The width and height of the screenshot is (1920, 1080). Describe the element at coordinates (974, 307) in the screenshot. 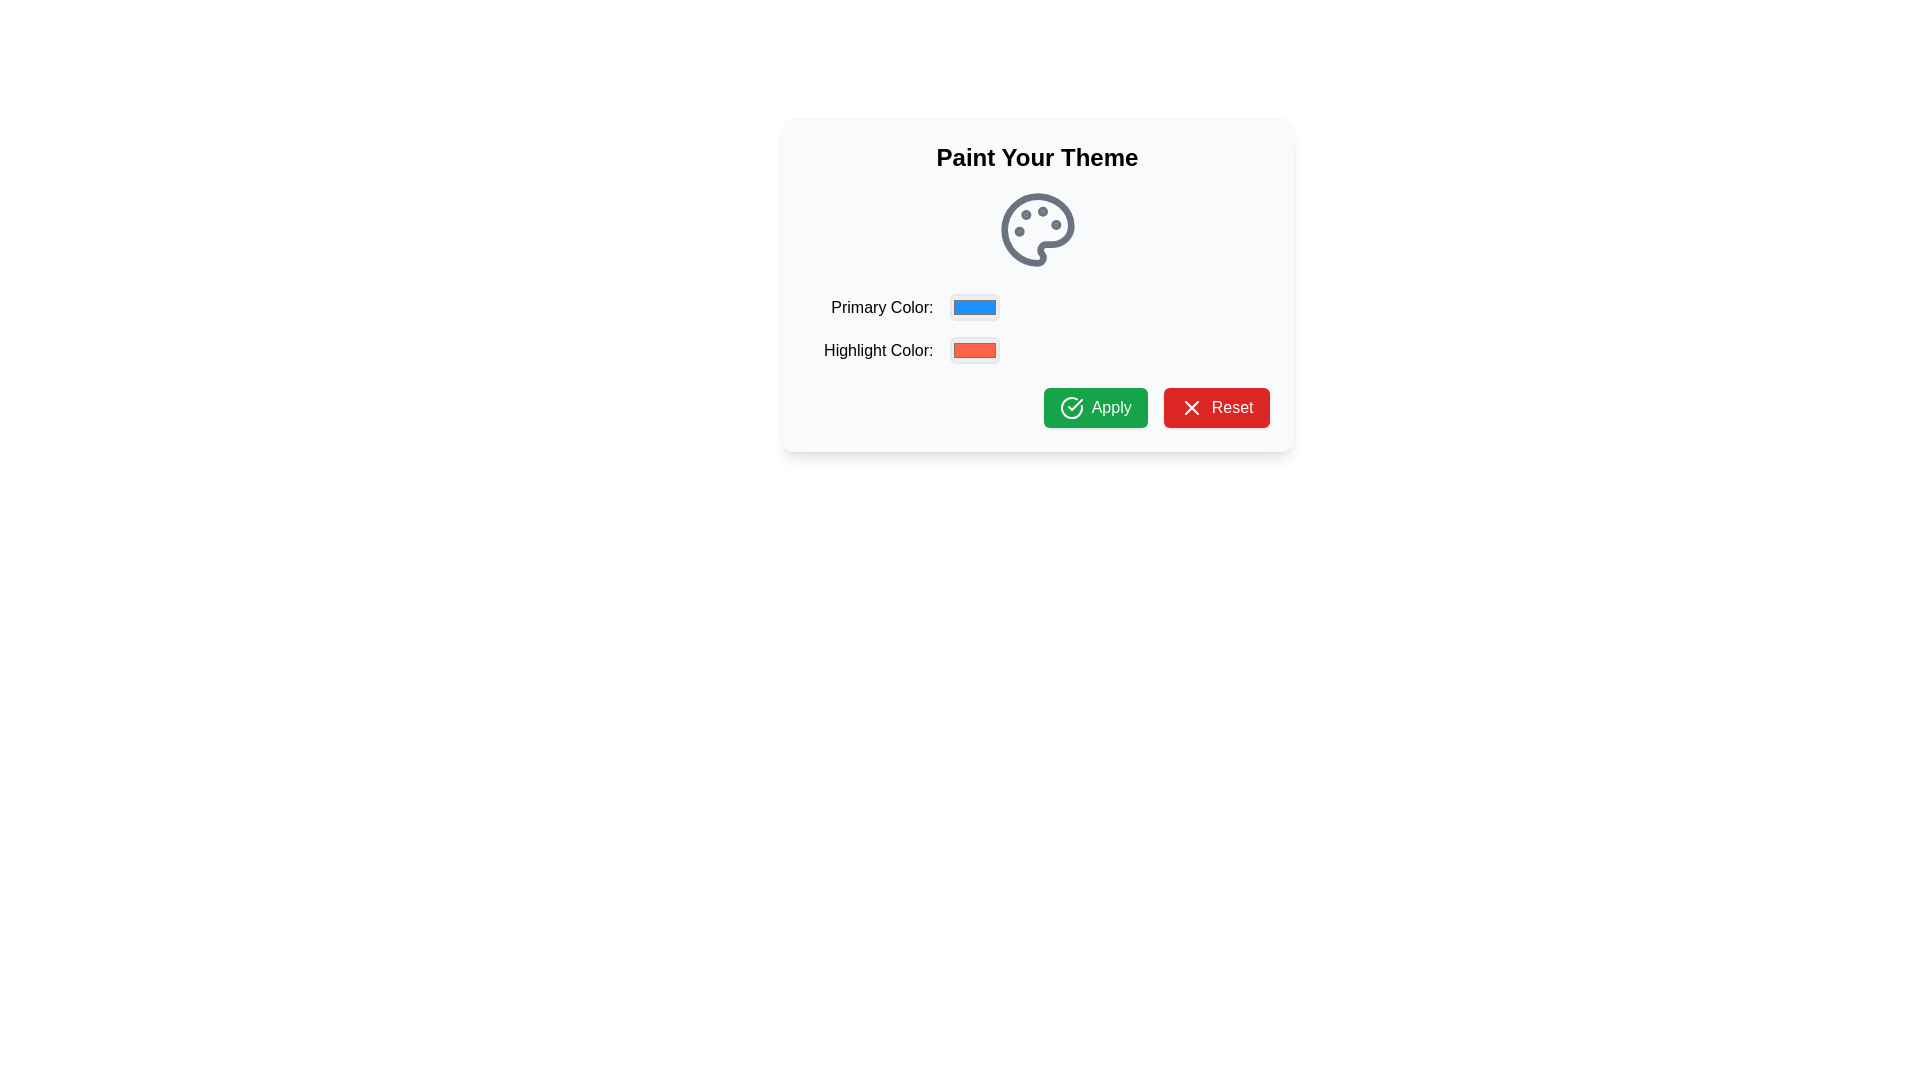

I see `the color input element located to the immediate right of the 'Primary Color:' label in the 'Paint Your Theme' card` at that location.